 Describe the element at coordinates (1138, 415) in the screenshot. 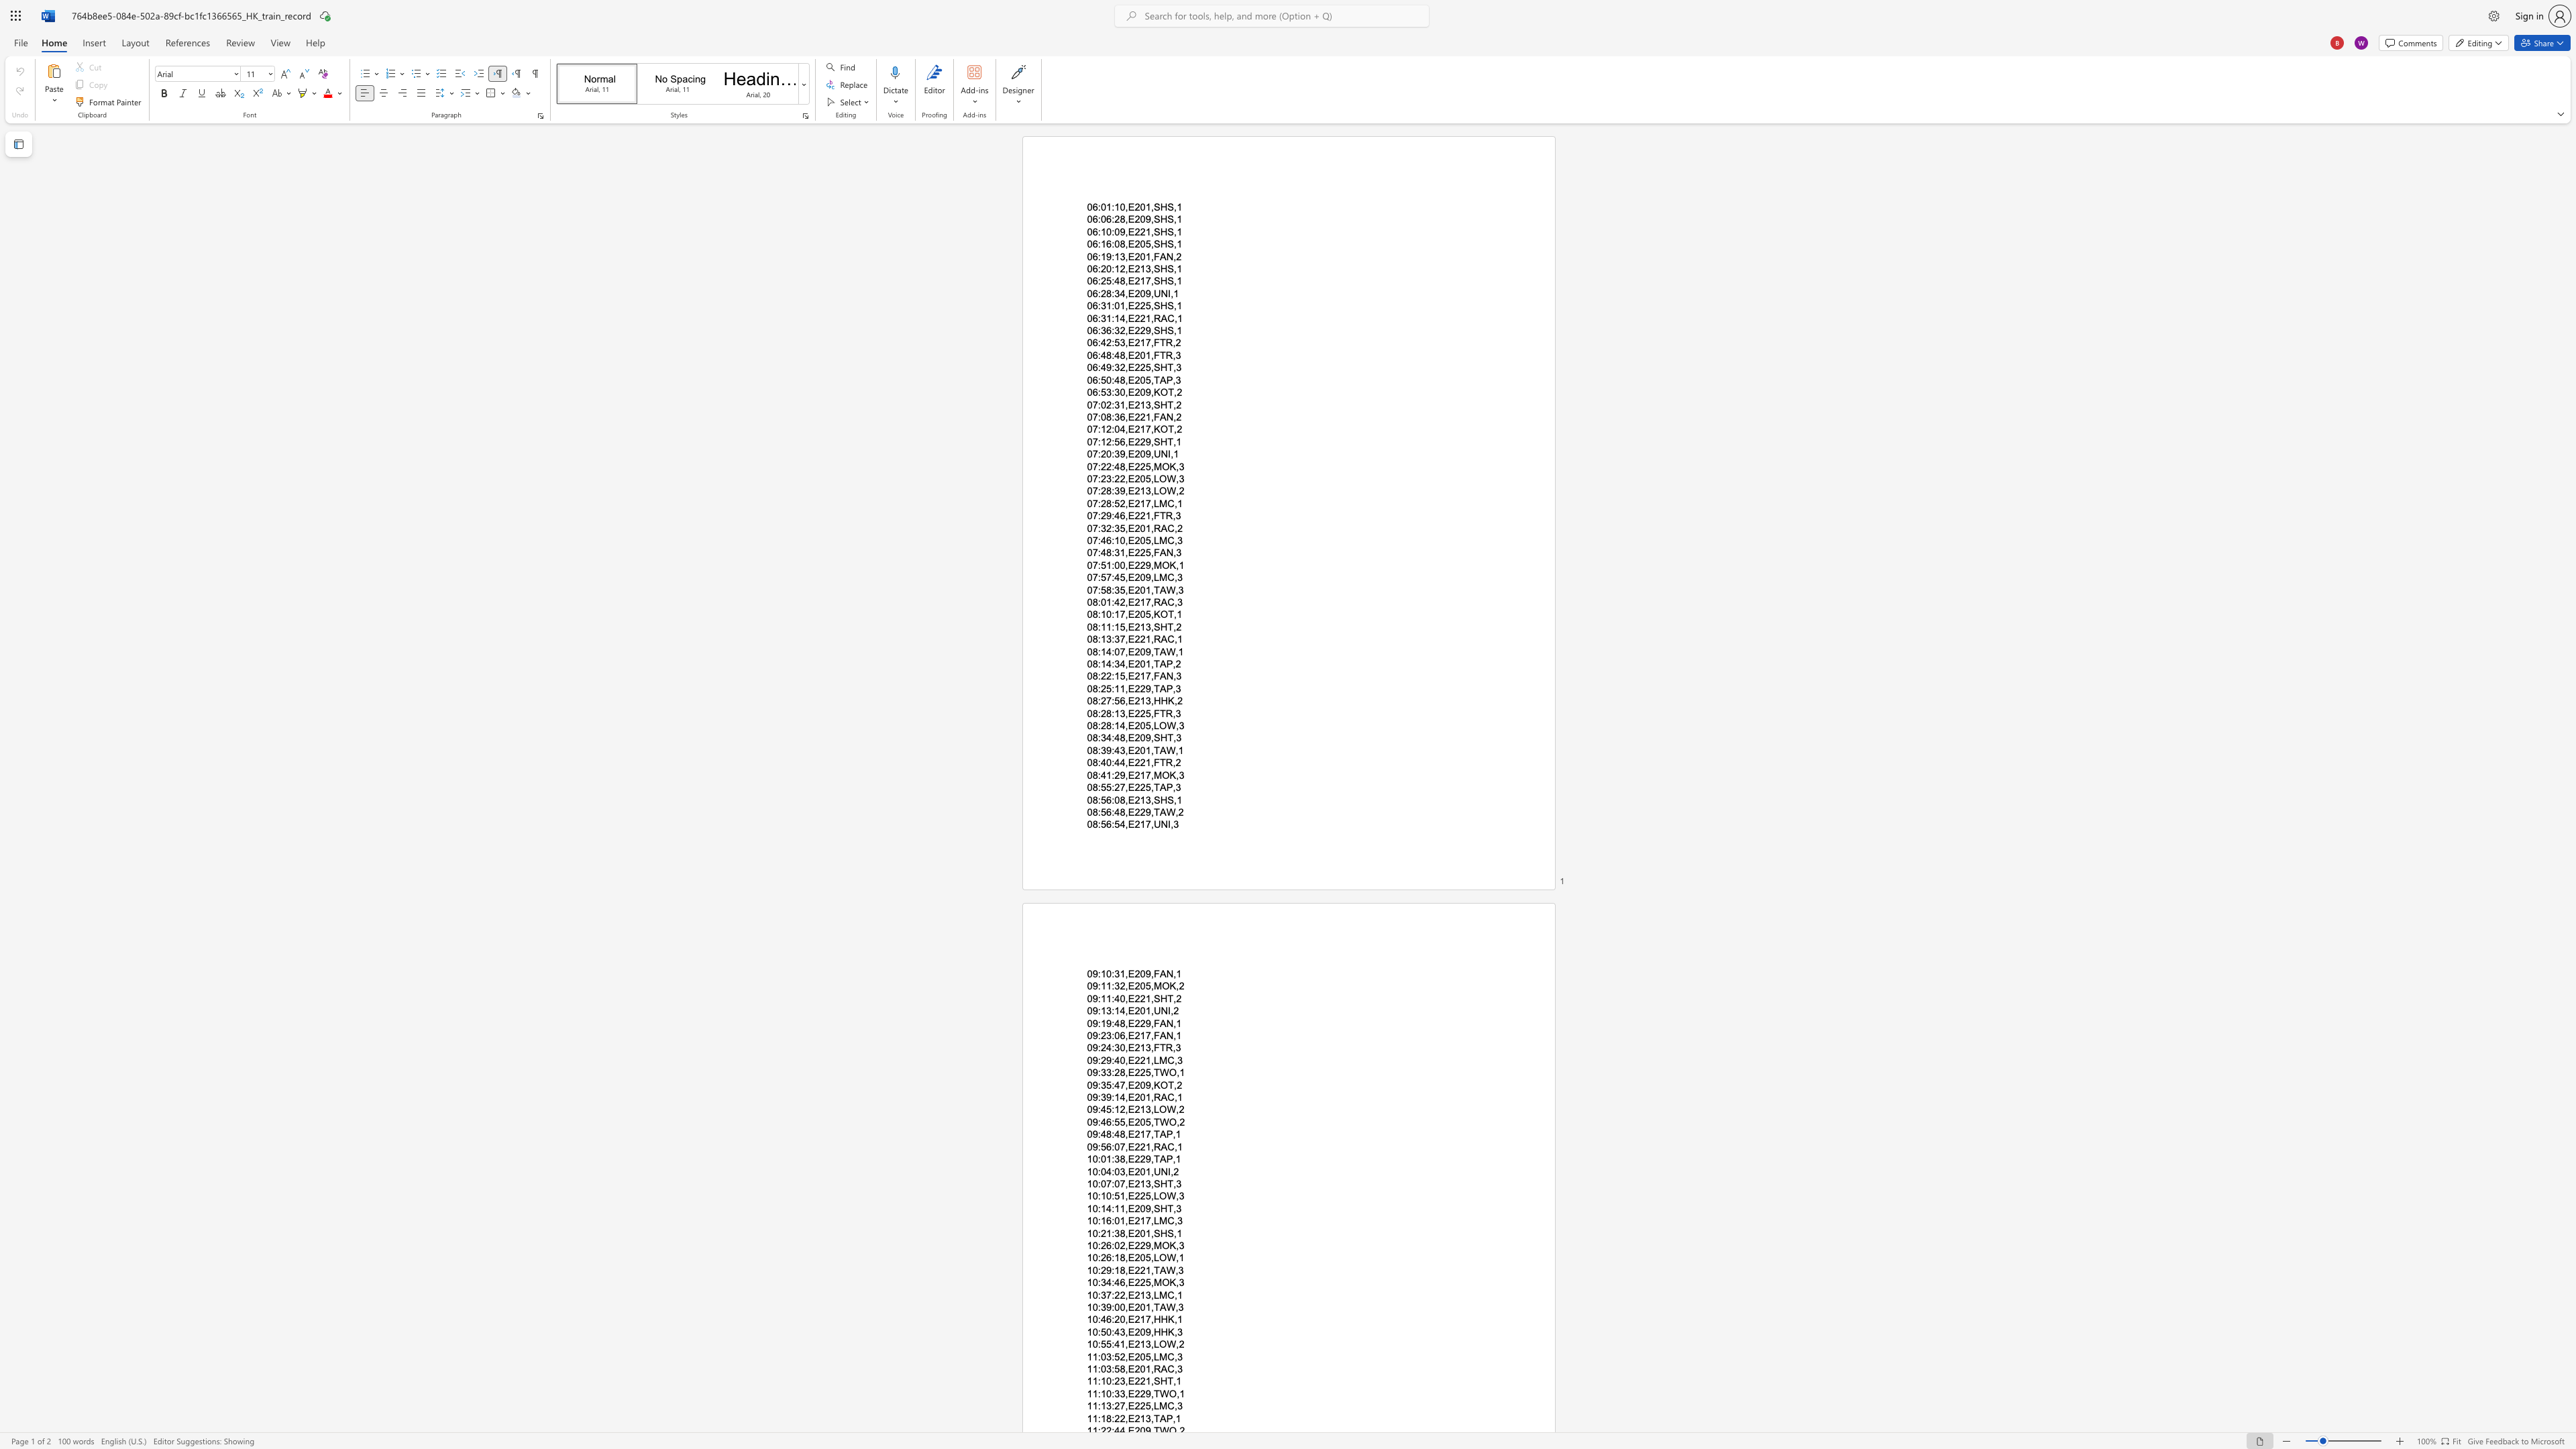

I see `the space between the continuous character "2" and "2" in the text` at that location.